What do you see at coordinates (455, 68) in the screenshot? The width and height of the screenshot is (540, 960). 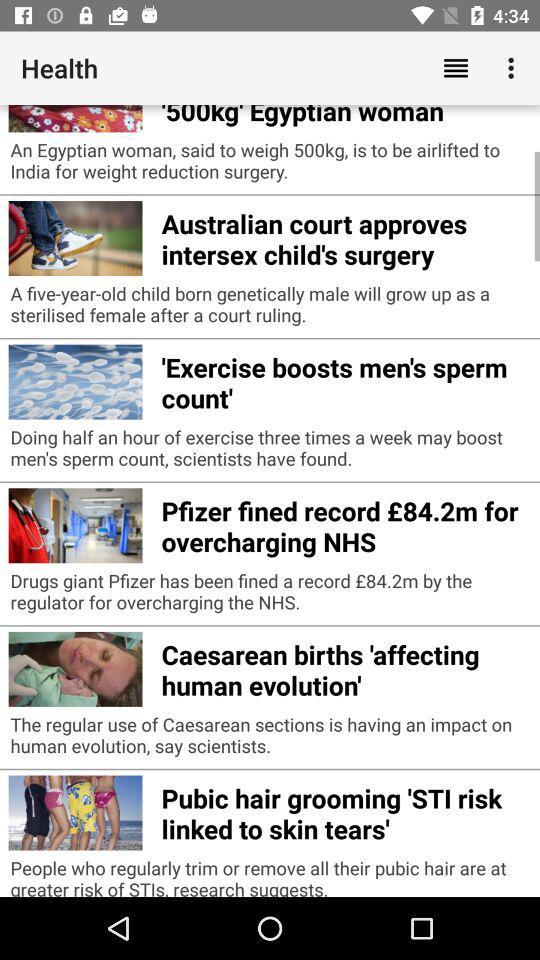 I see `the app above india doctor to` at bounding box center [455, 68].